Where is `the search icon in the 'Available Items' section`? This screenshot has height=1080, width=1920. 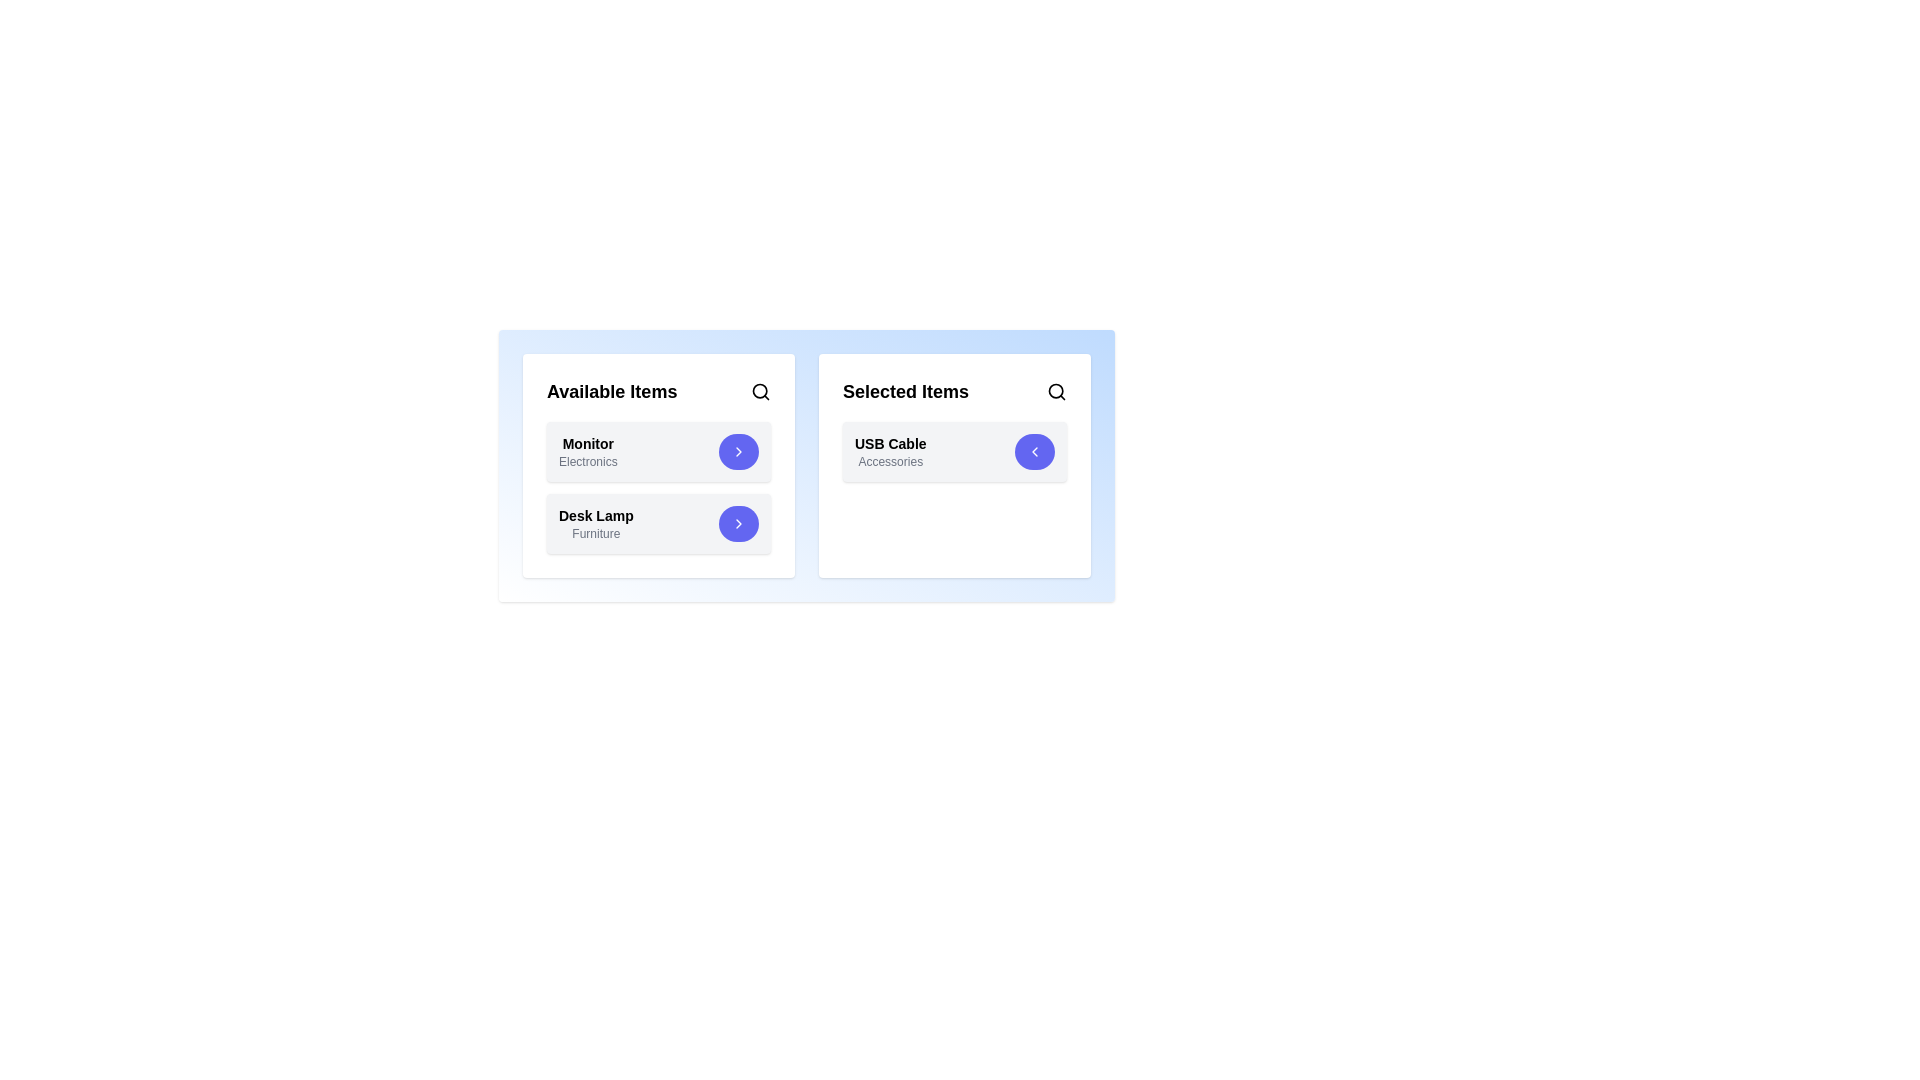
the search icon in the 'Available Items' section is located at coordinates (760, 392).